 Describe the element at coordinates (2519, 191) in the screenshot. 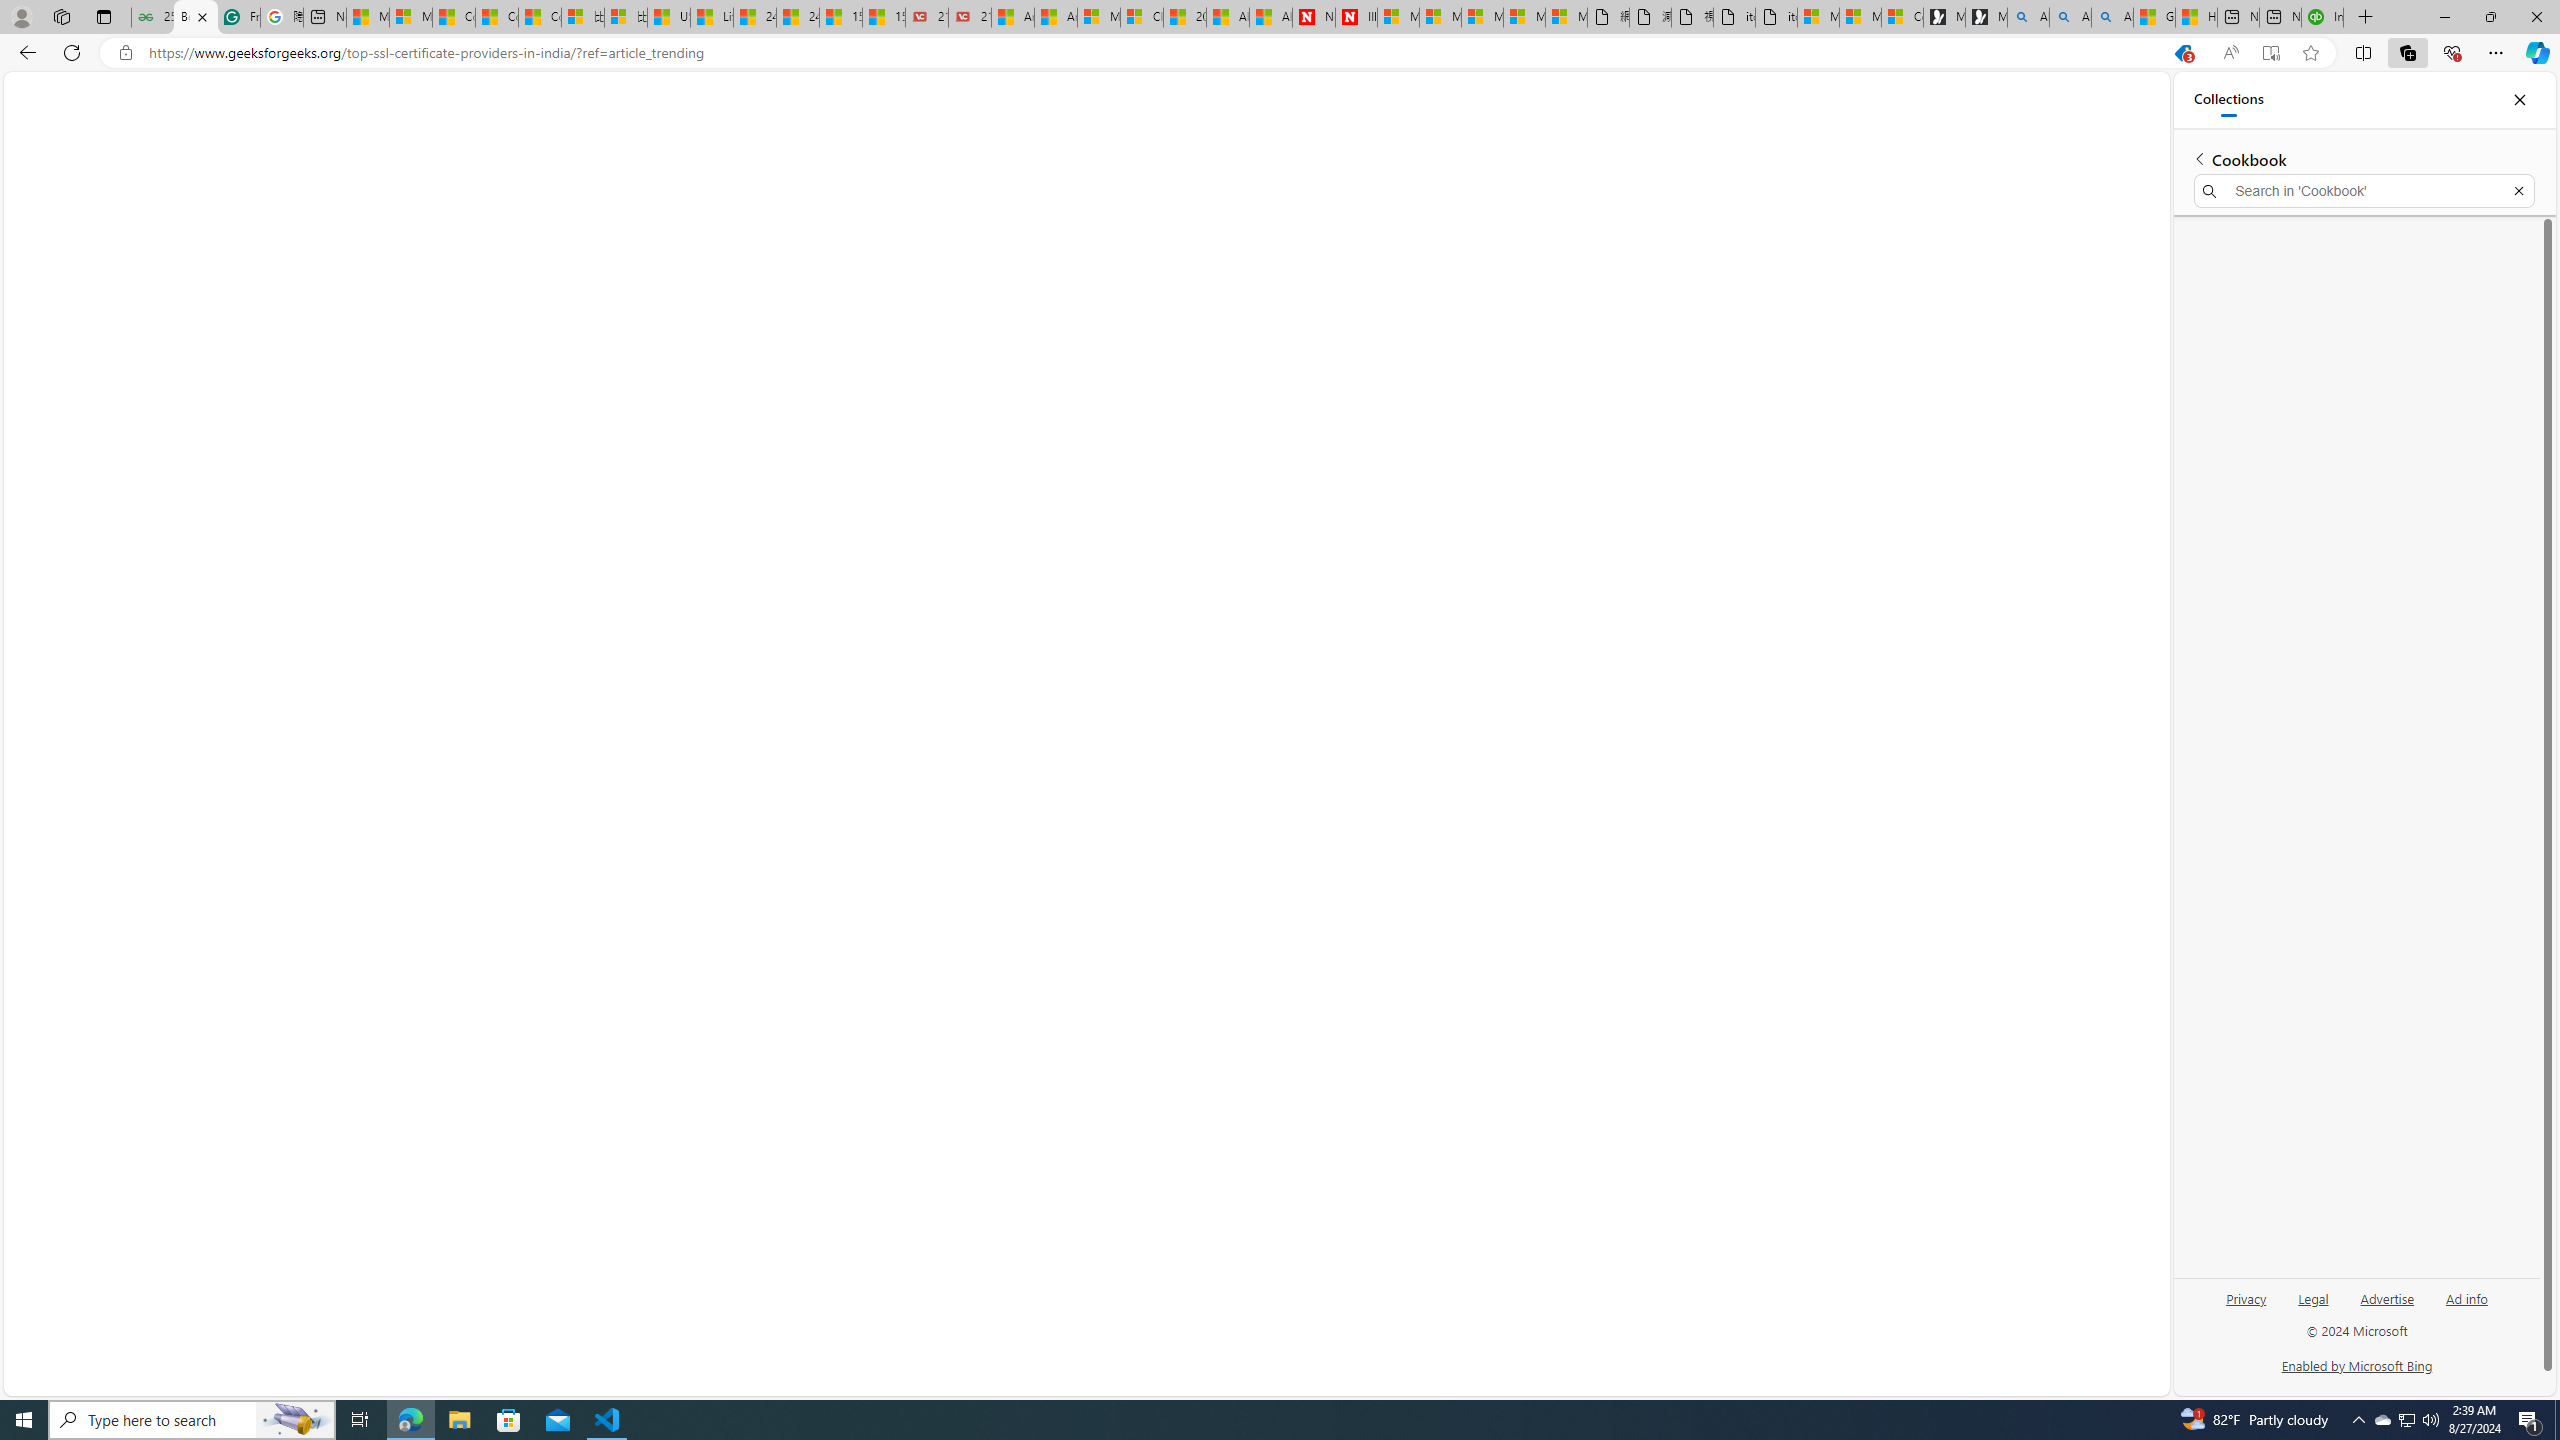

I see `'Exit search'` at that location.